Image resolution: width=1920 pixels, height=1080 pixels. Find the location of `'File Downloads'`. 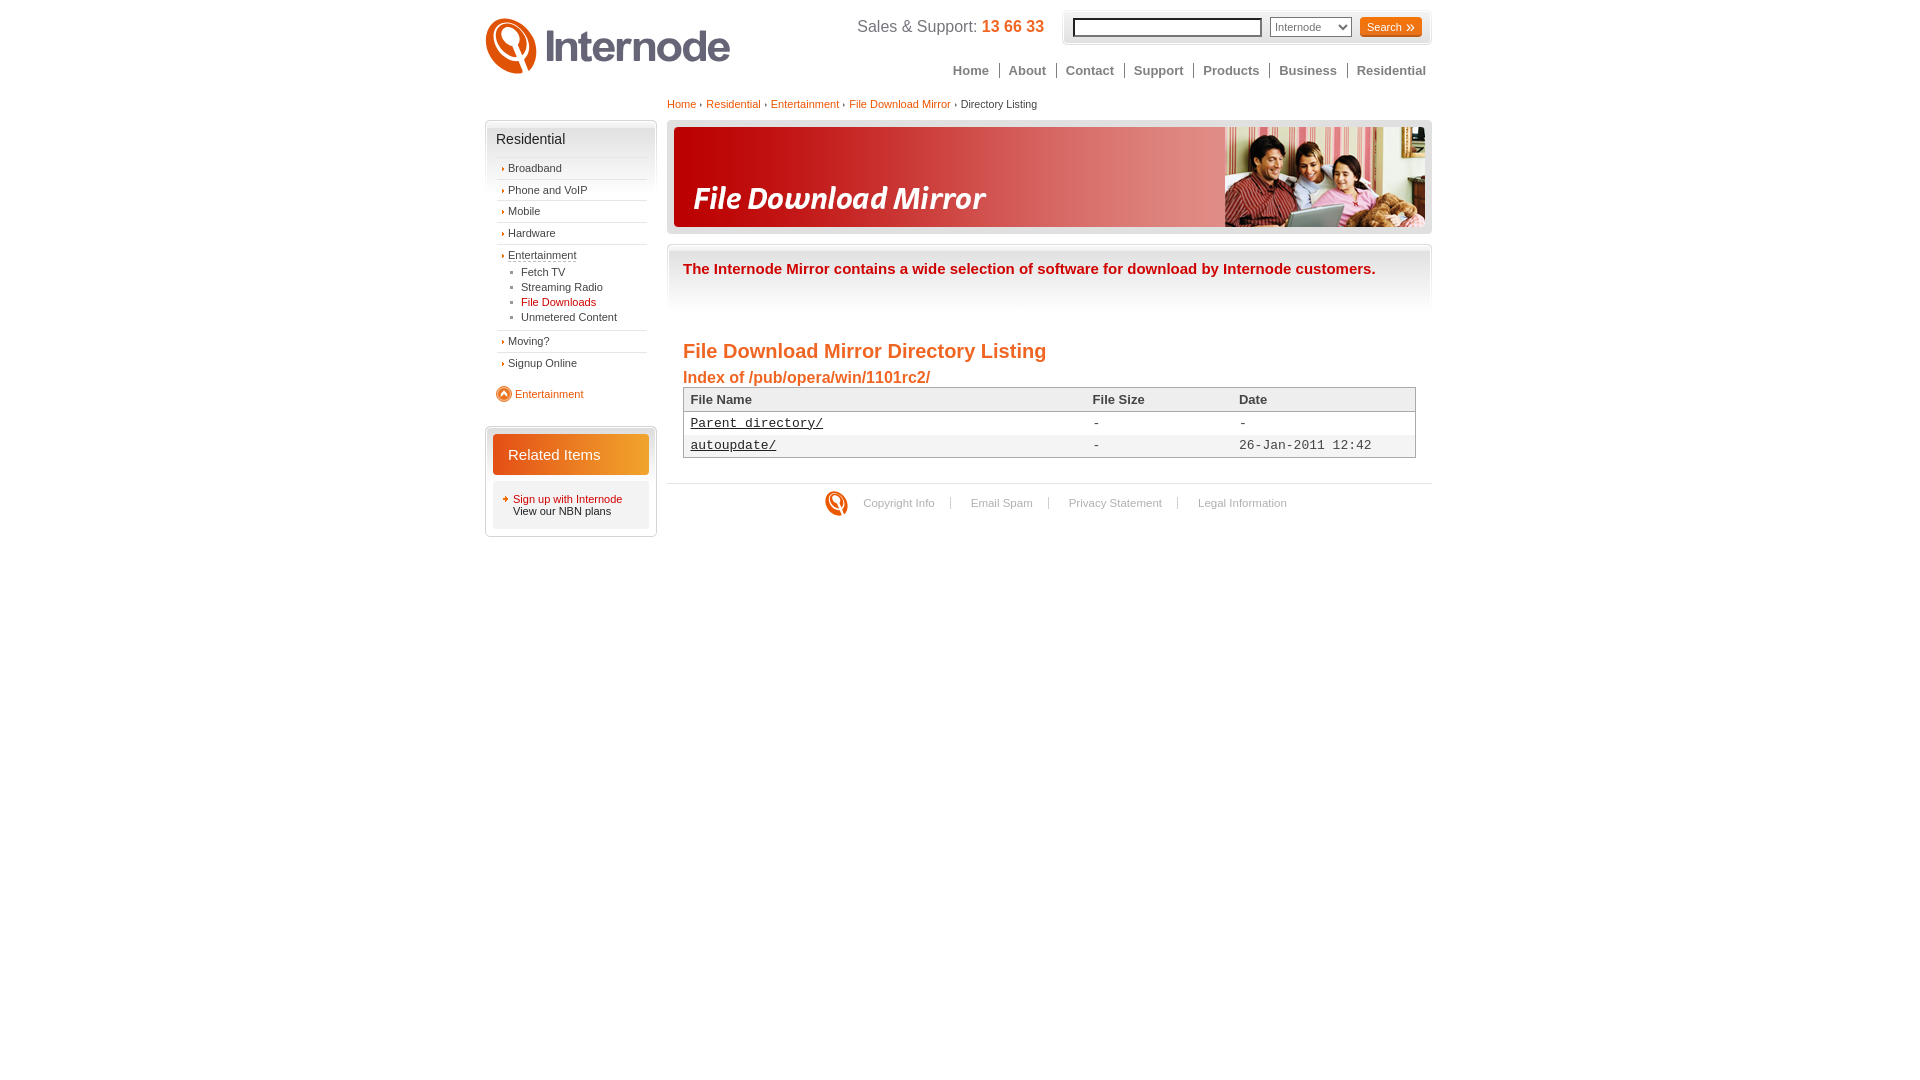

'File Downloads' is located at coordinates (558, 301).